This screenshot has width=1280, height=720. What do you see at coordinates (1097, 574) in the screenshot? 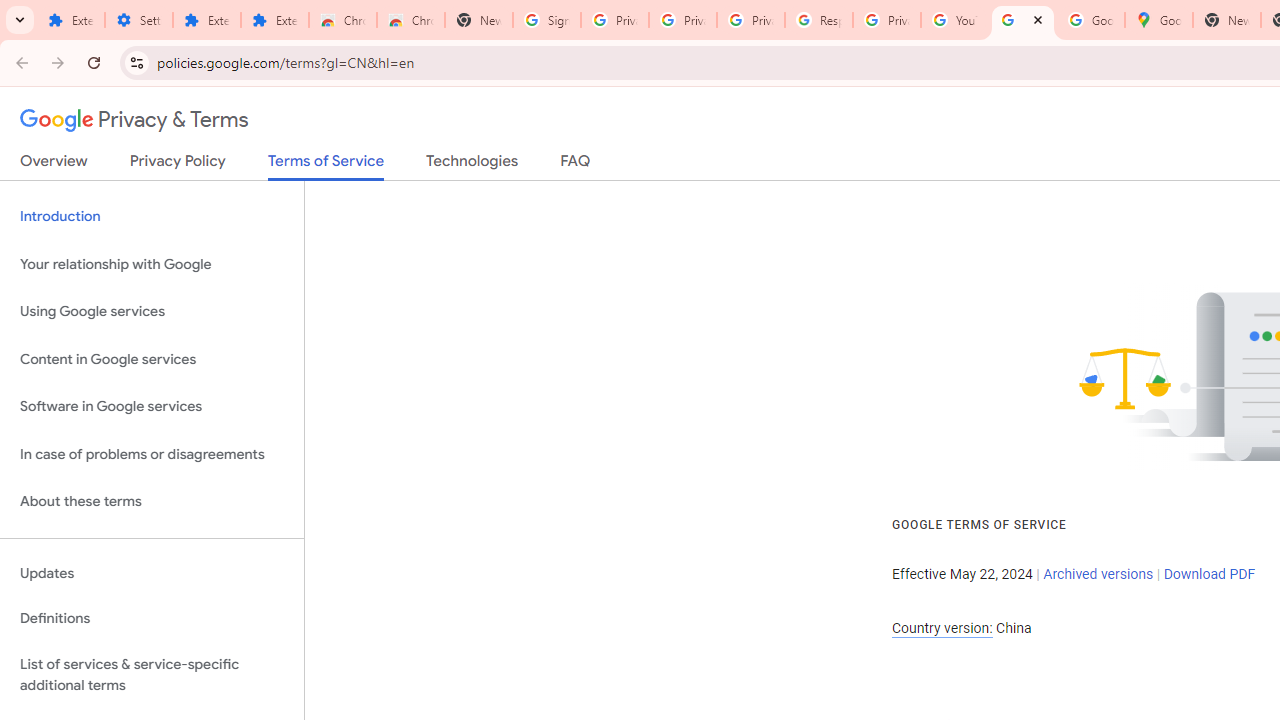
I see `'Archived versions'` at bounding box center [1097, 574].